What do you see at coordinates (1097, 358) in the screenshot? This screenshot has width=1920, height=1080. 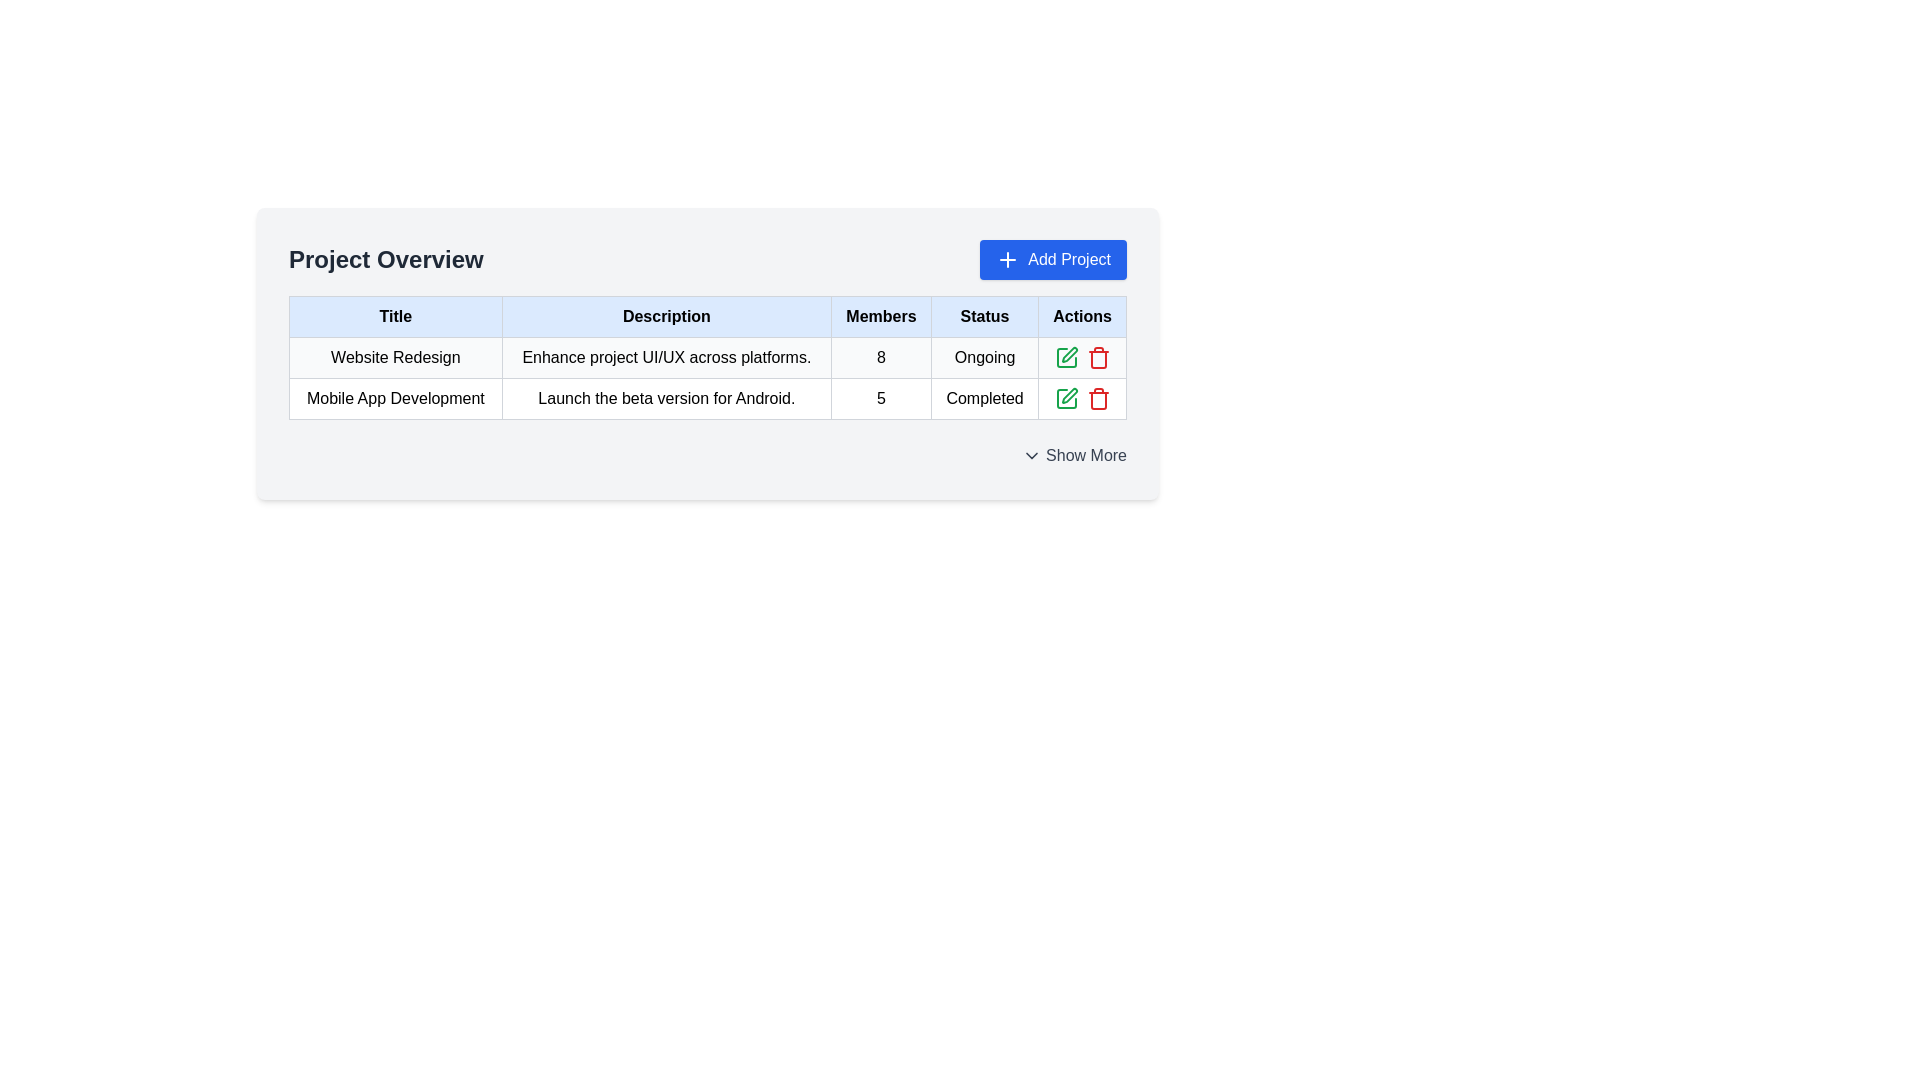 I see `the red trash can icon in the Actions column of the 'Mobile App Development' row to initiate a delete action` at bounding box center [1097, 358].